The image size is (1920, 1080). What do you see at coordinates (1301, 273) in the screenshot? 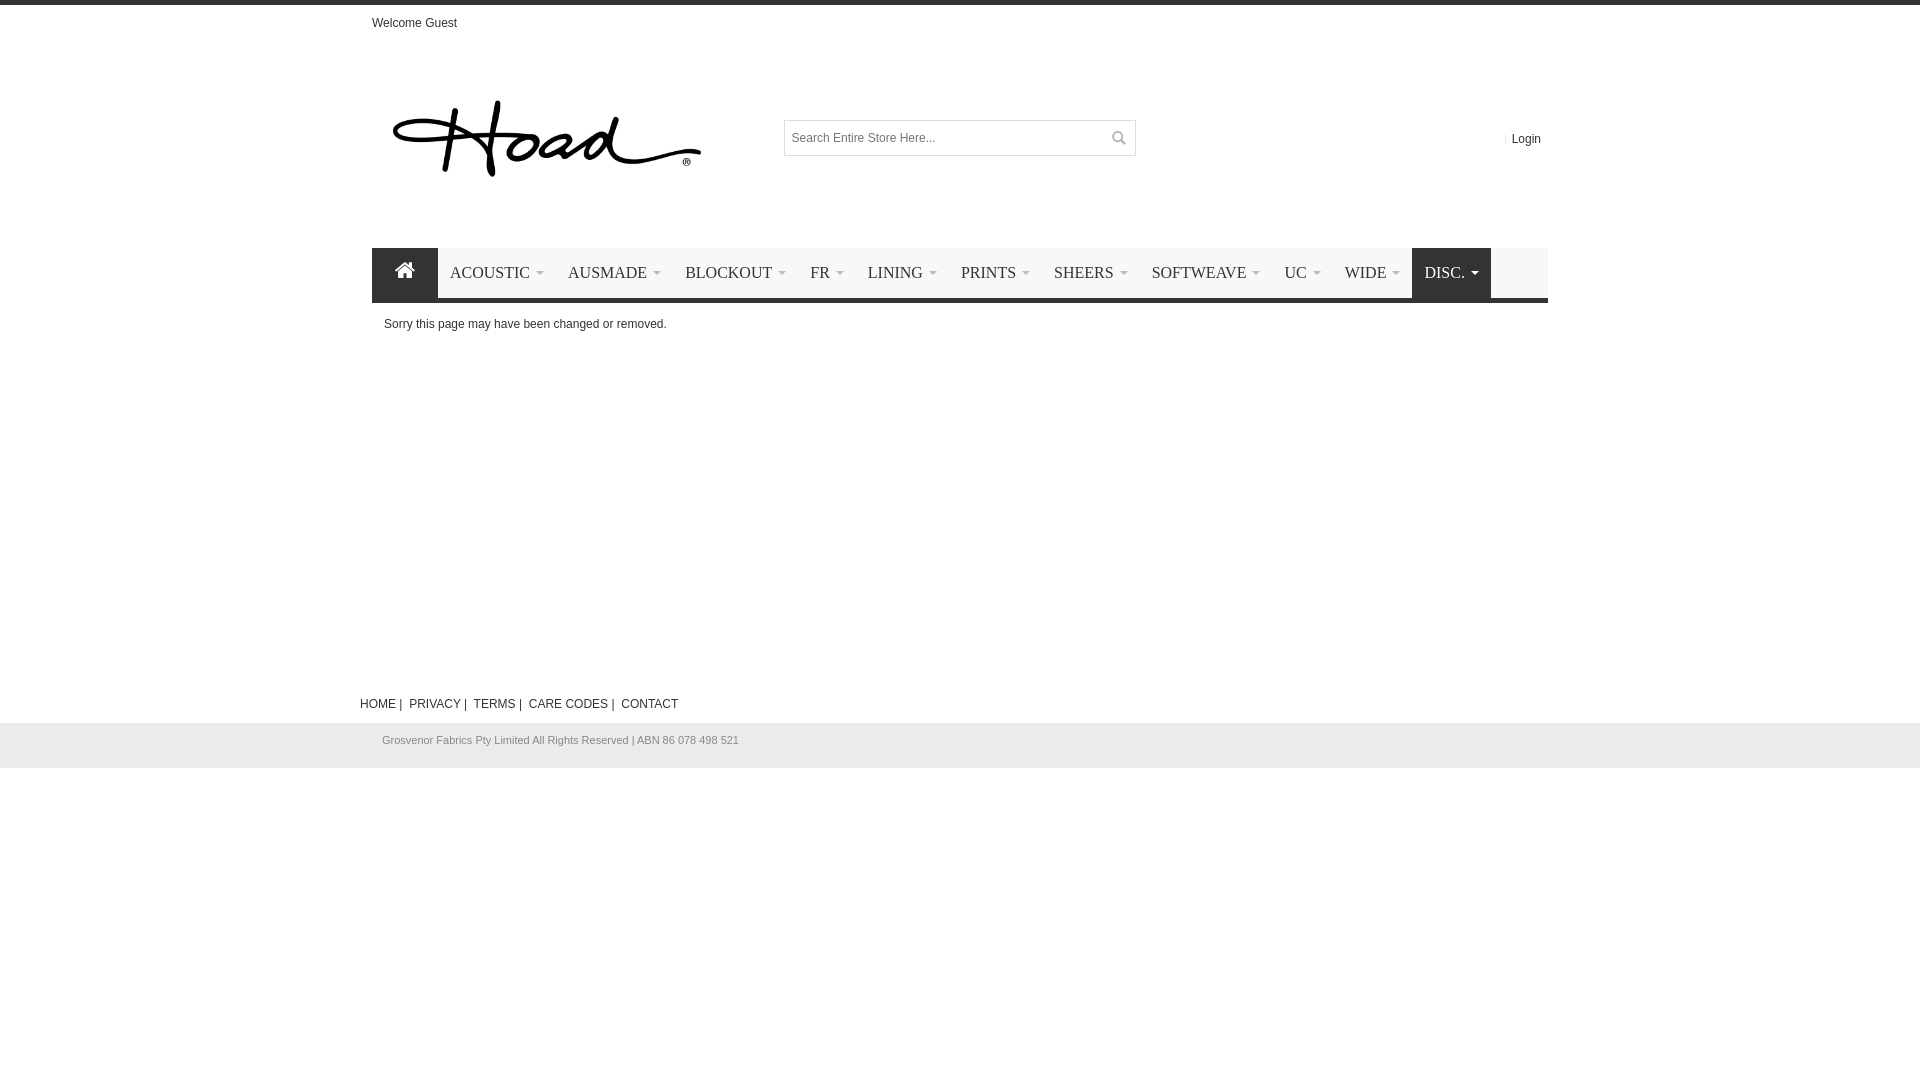
I see `'UC  '` at bounding box center [1301, 273].